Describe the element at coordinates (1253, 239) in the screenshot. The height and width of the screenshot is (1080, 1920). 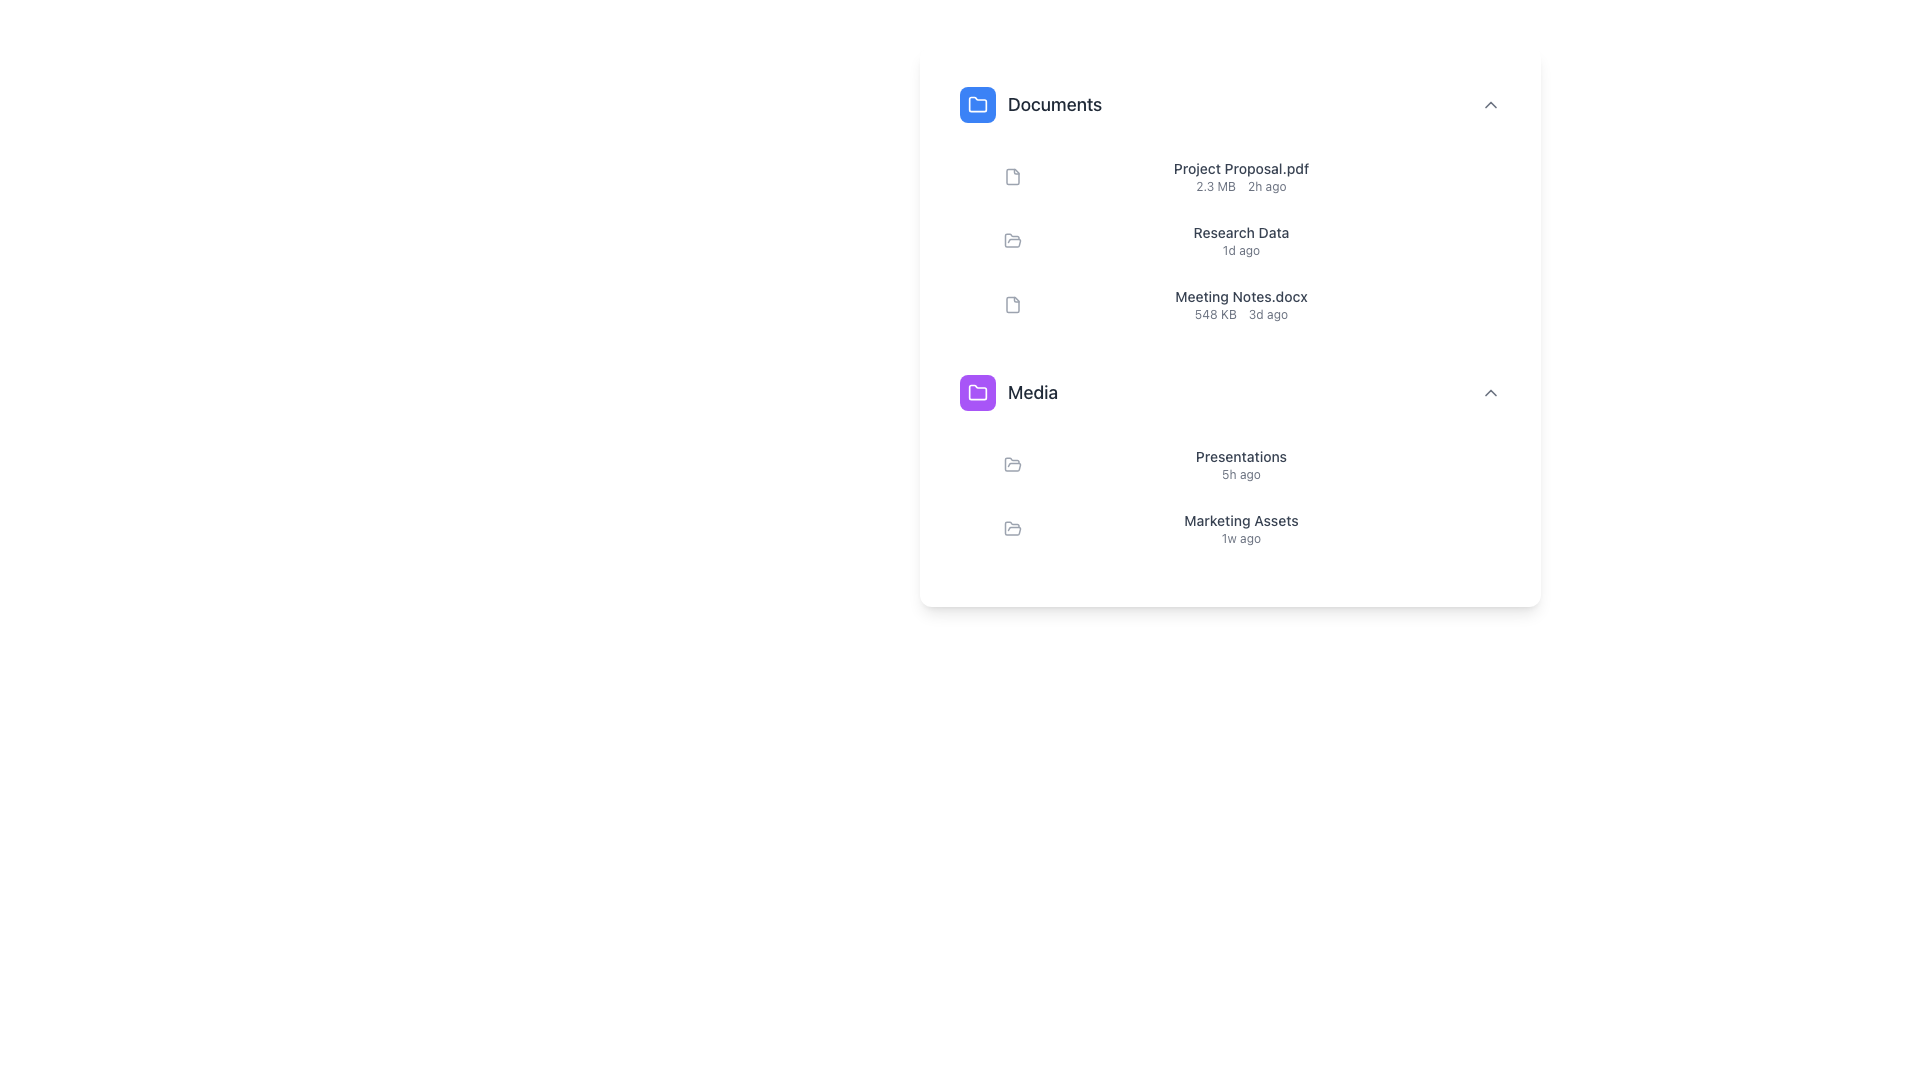
I see `to select the folder named 'Research Data', which is the second item in the Documents section of the list` at that location.